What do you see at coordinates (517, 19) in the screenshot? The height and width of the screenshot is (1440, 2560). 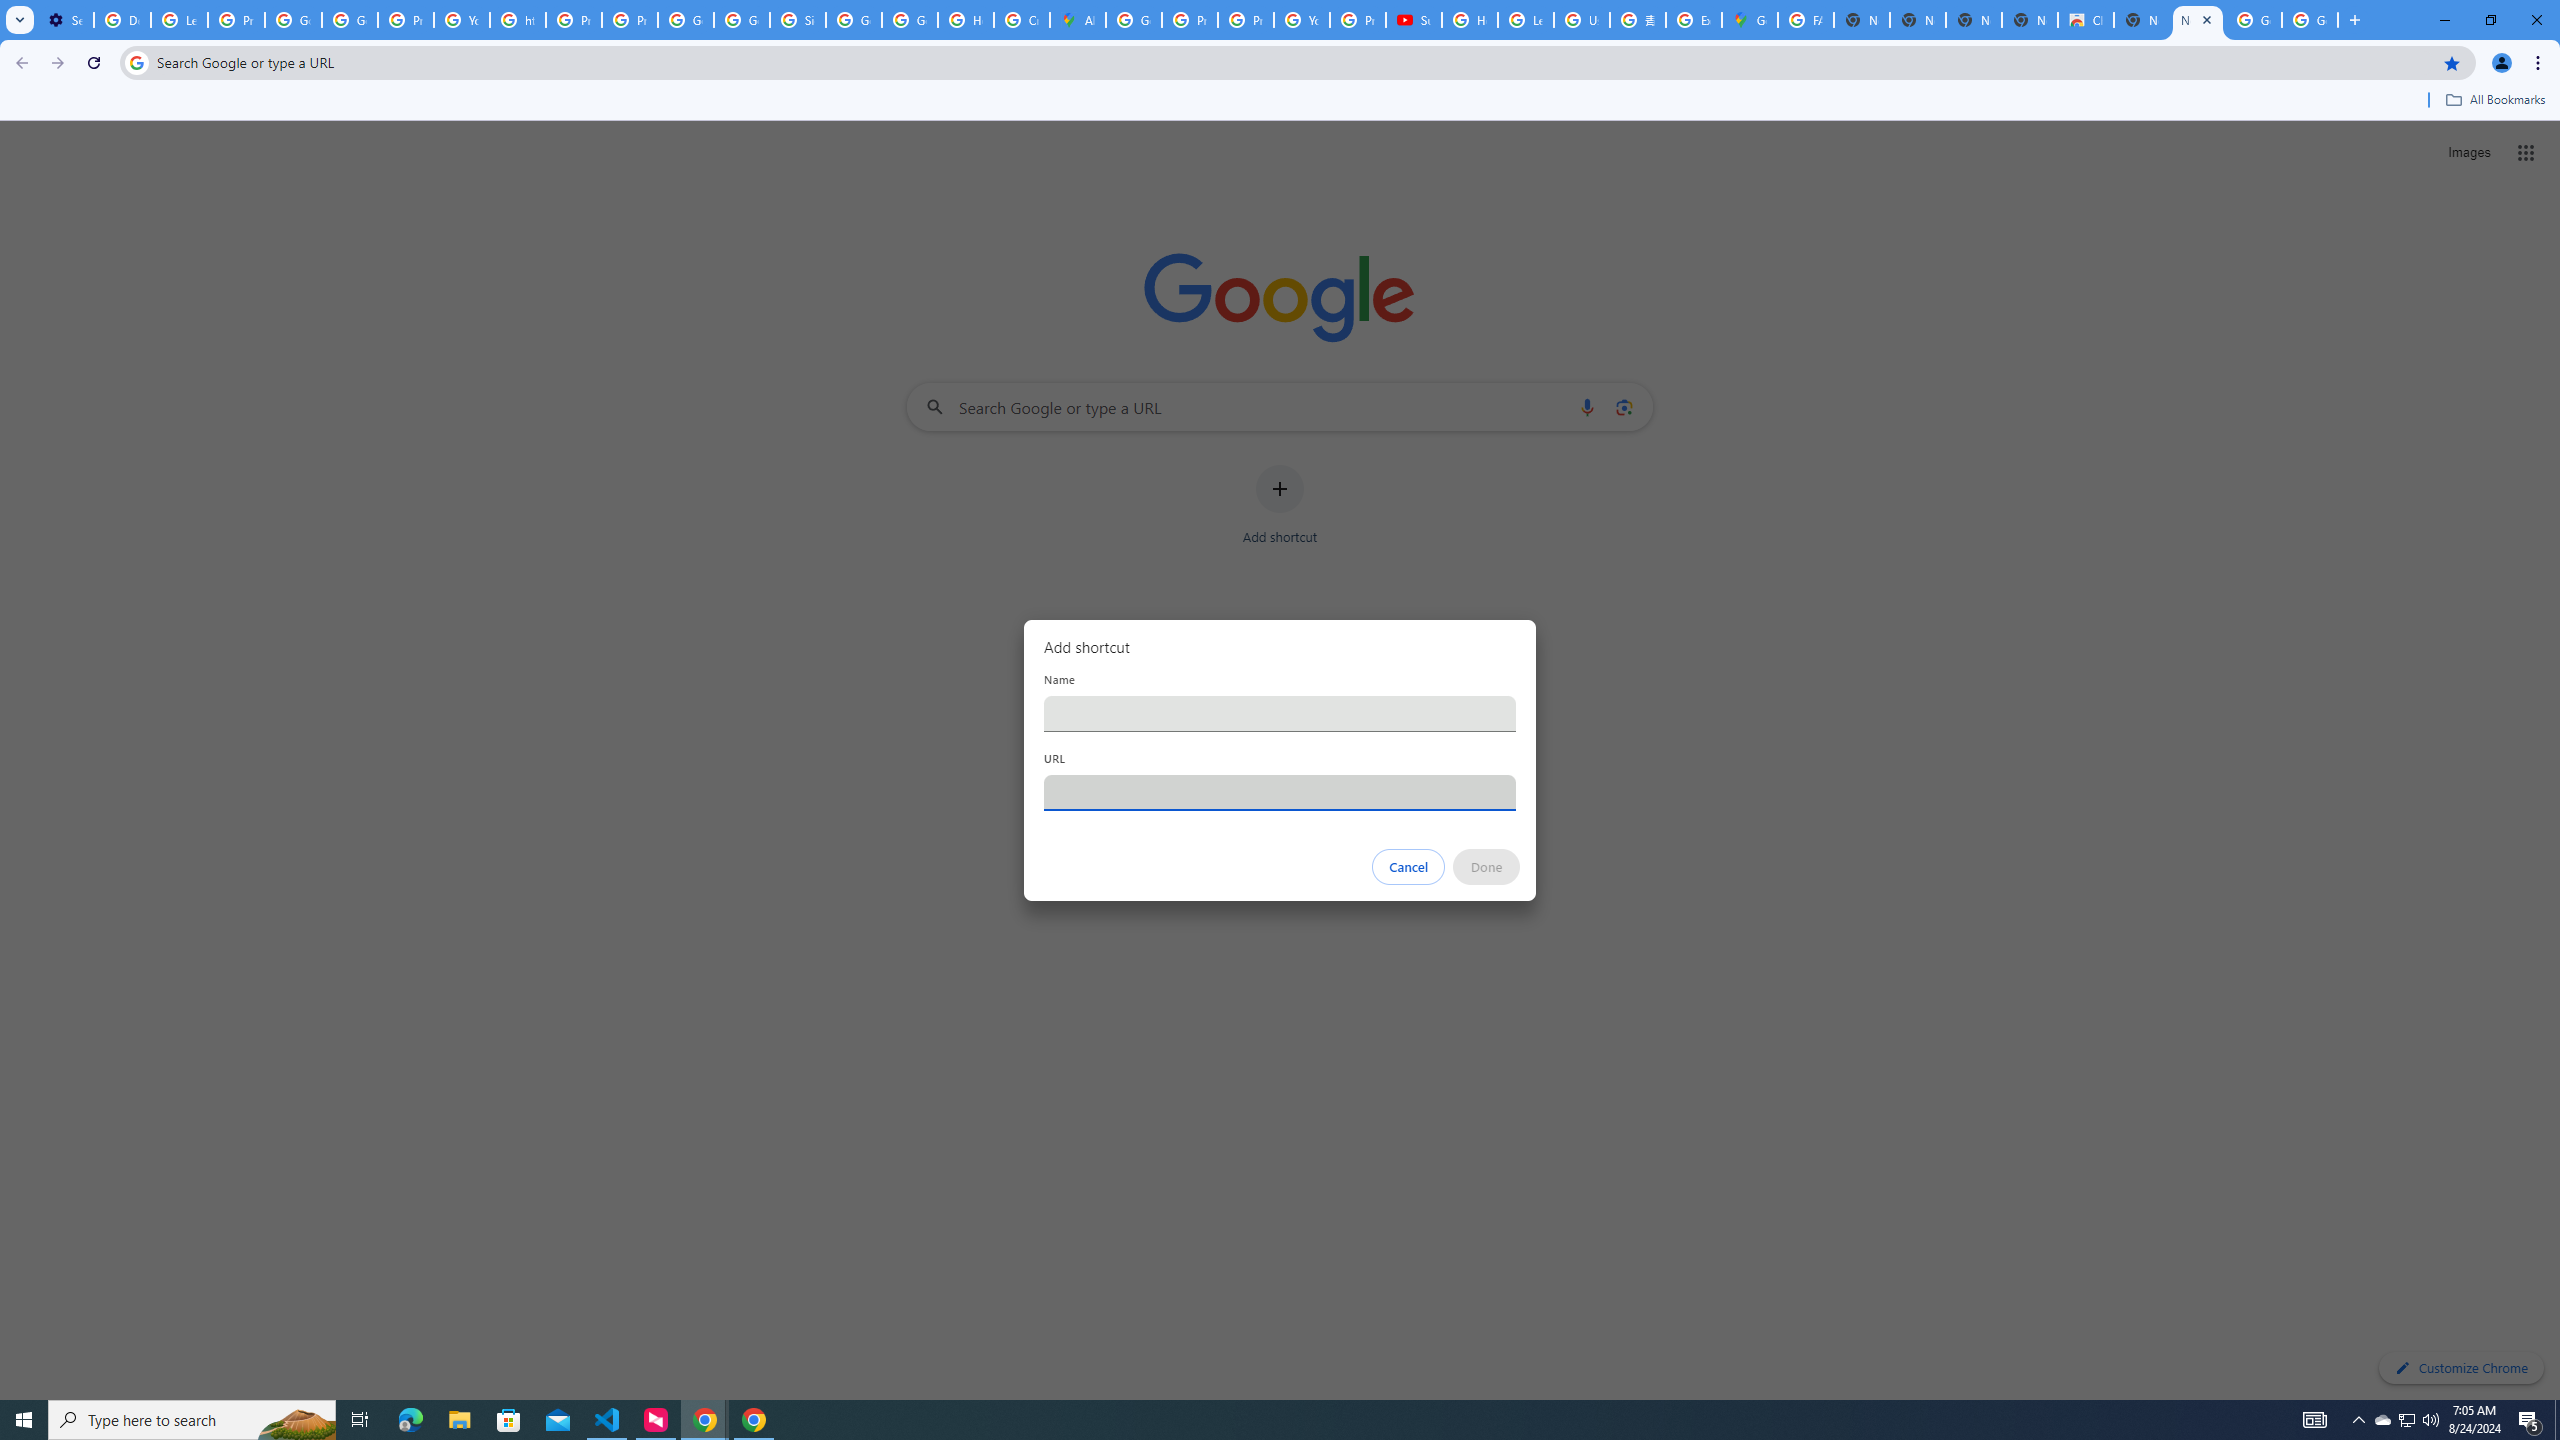 I see `'https://scholar.google.com/'` at bounding box center [517, 19].